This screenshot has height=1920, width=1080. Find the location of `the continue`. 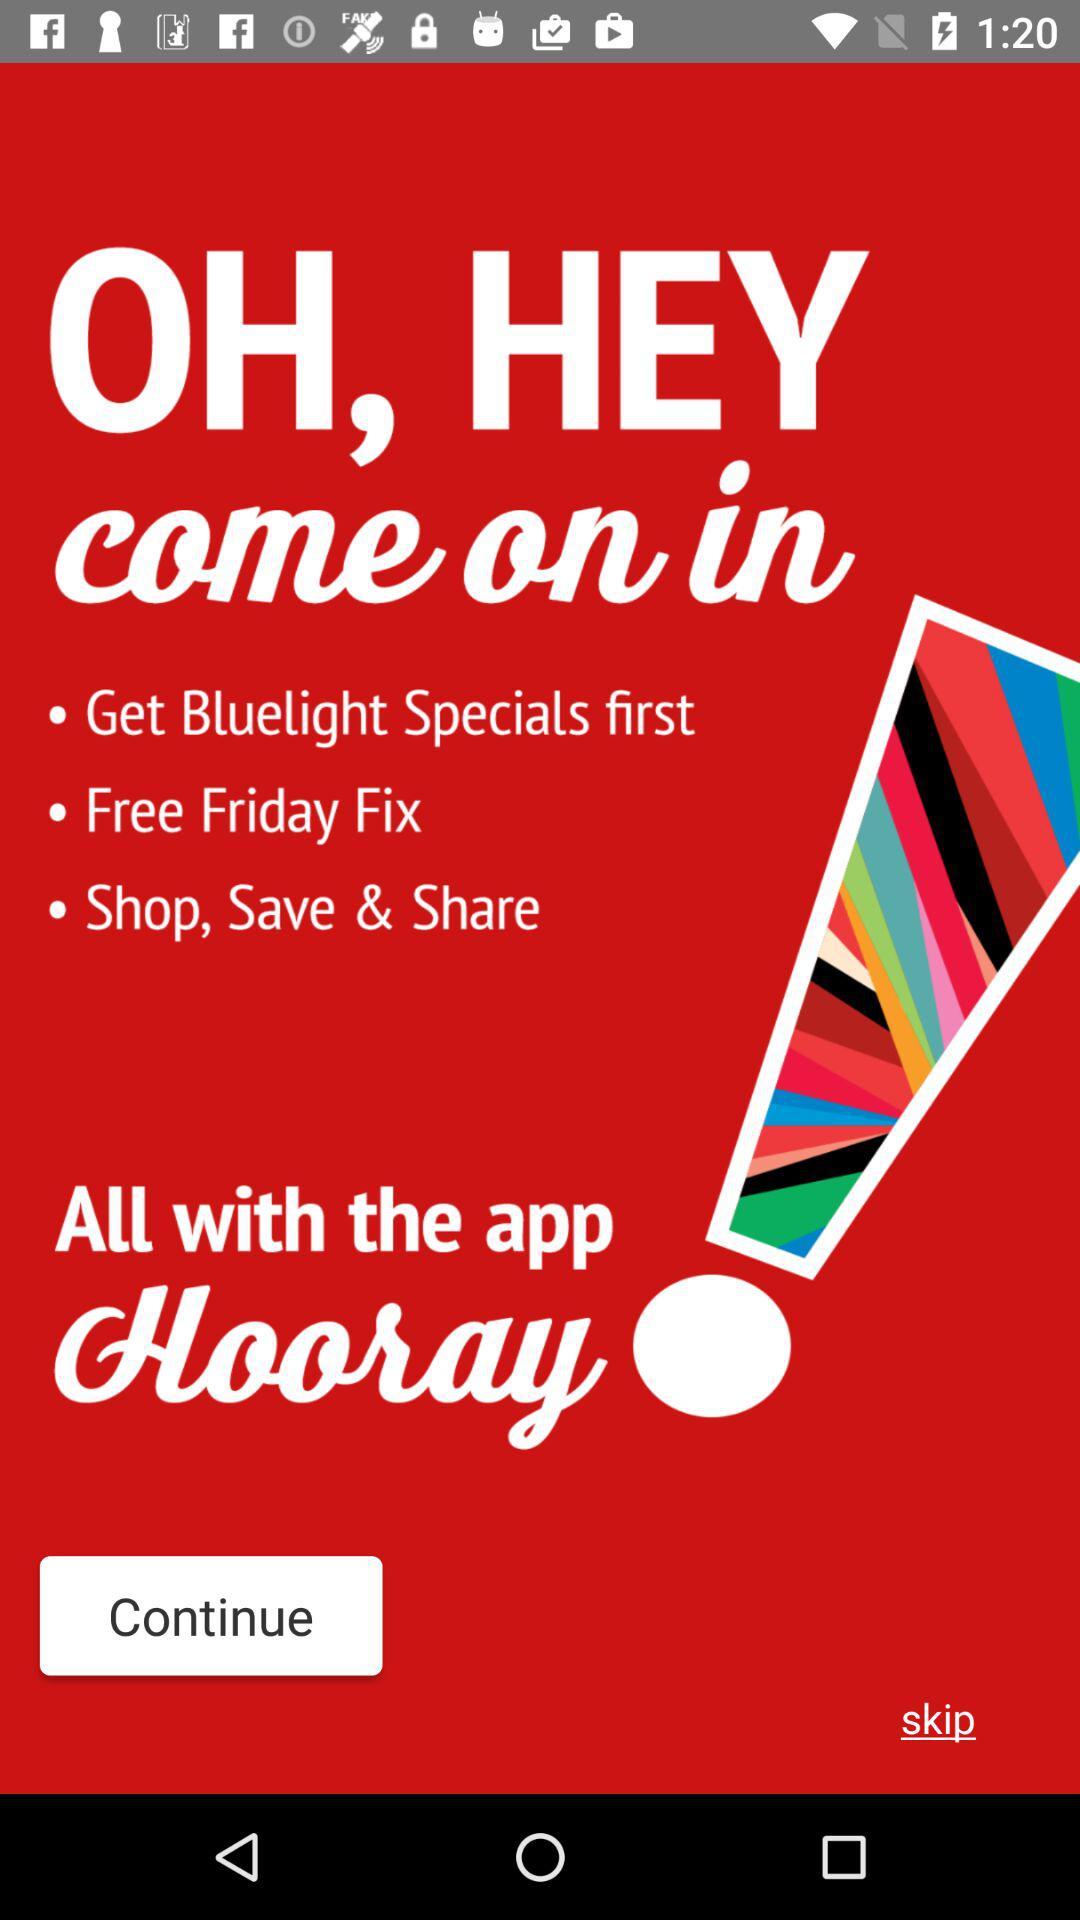

the continue is located at coordinates (211, 1615).